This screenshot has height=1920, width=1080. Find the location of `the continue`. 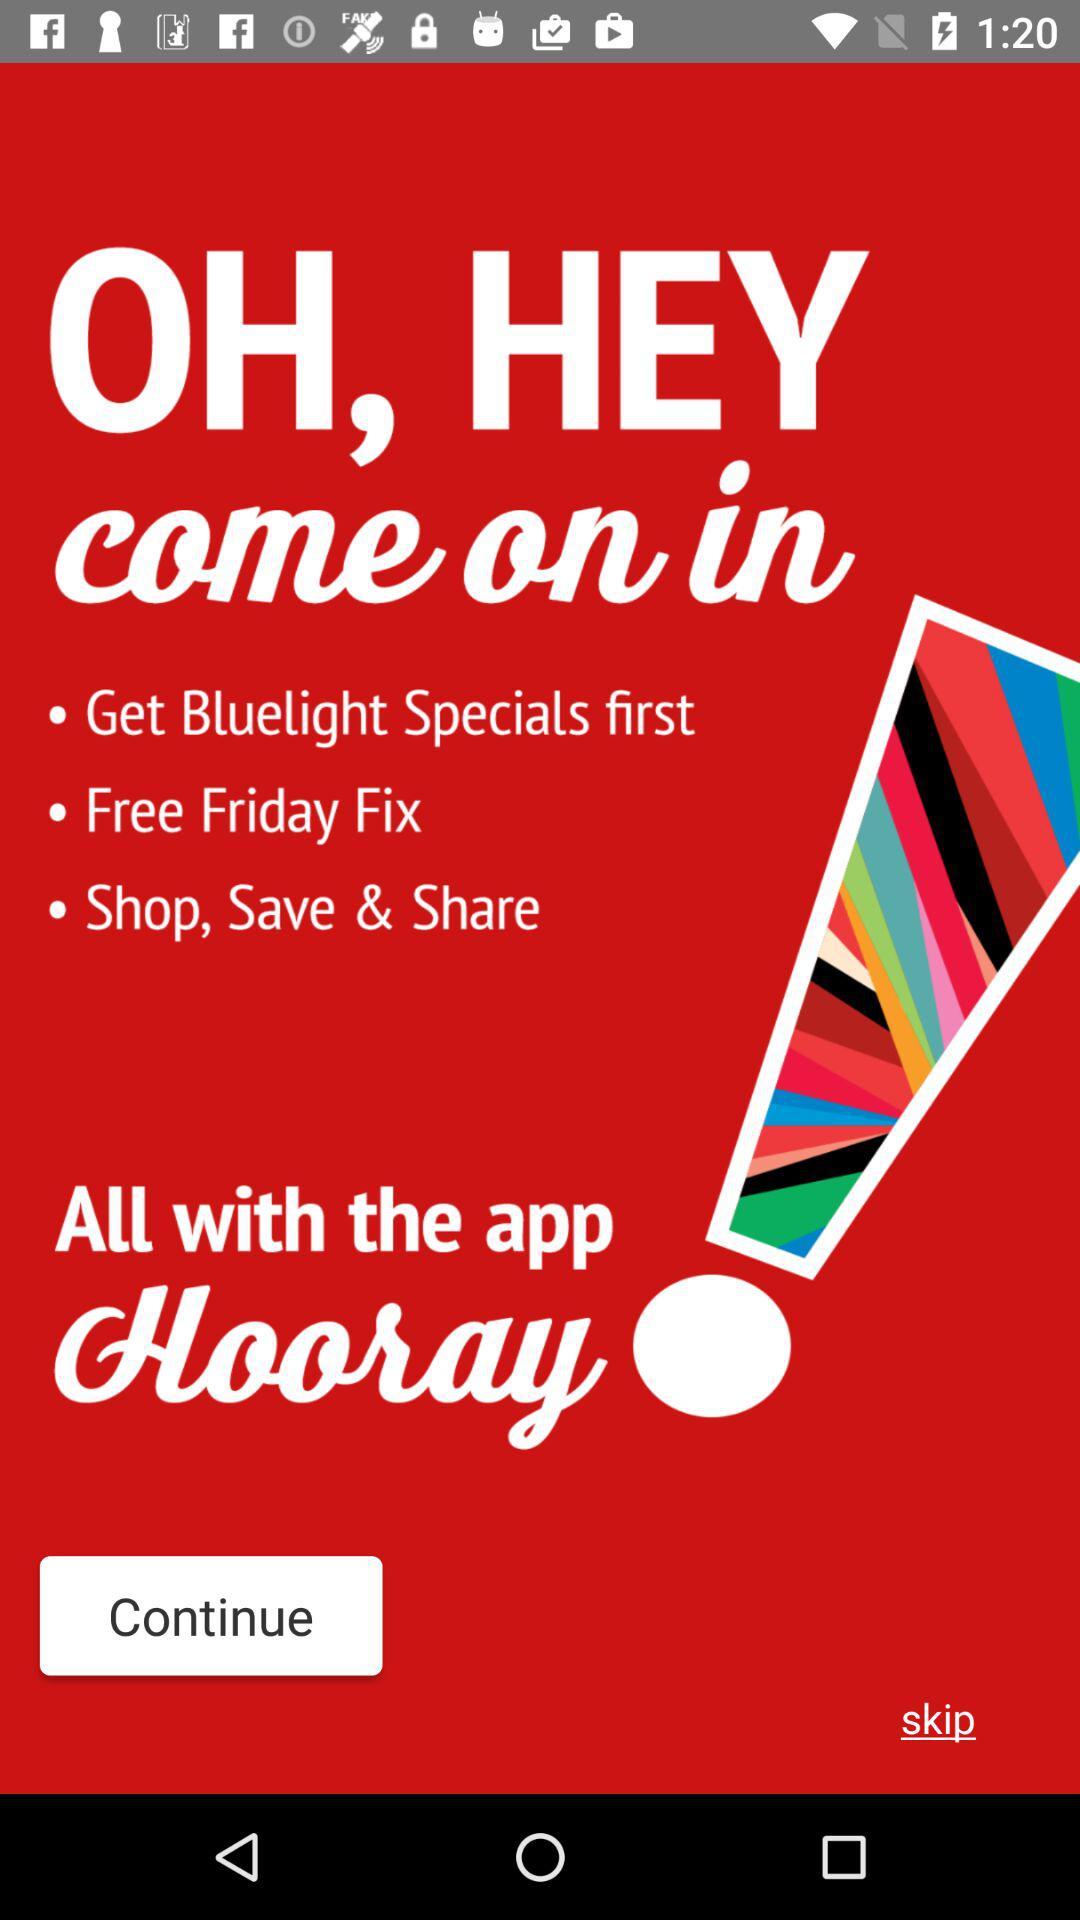

the continue is located at coordinates (211, 1615).